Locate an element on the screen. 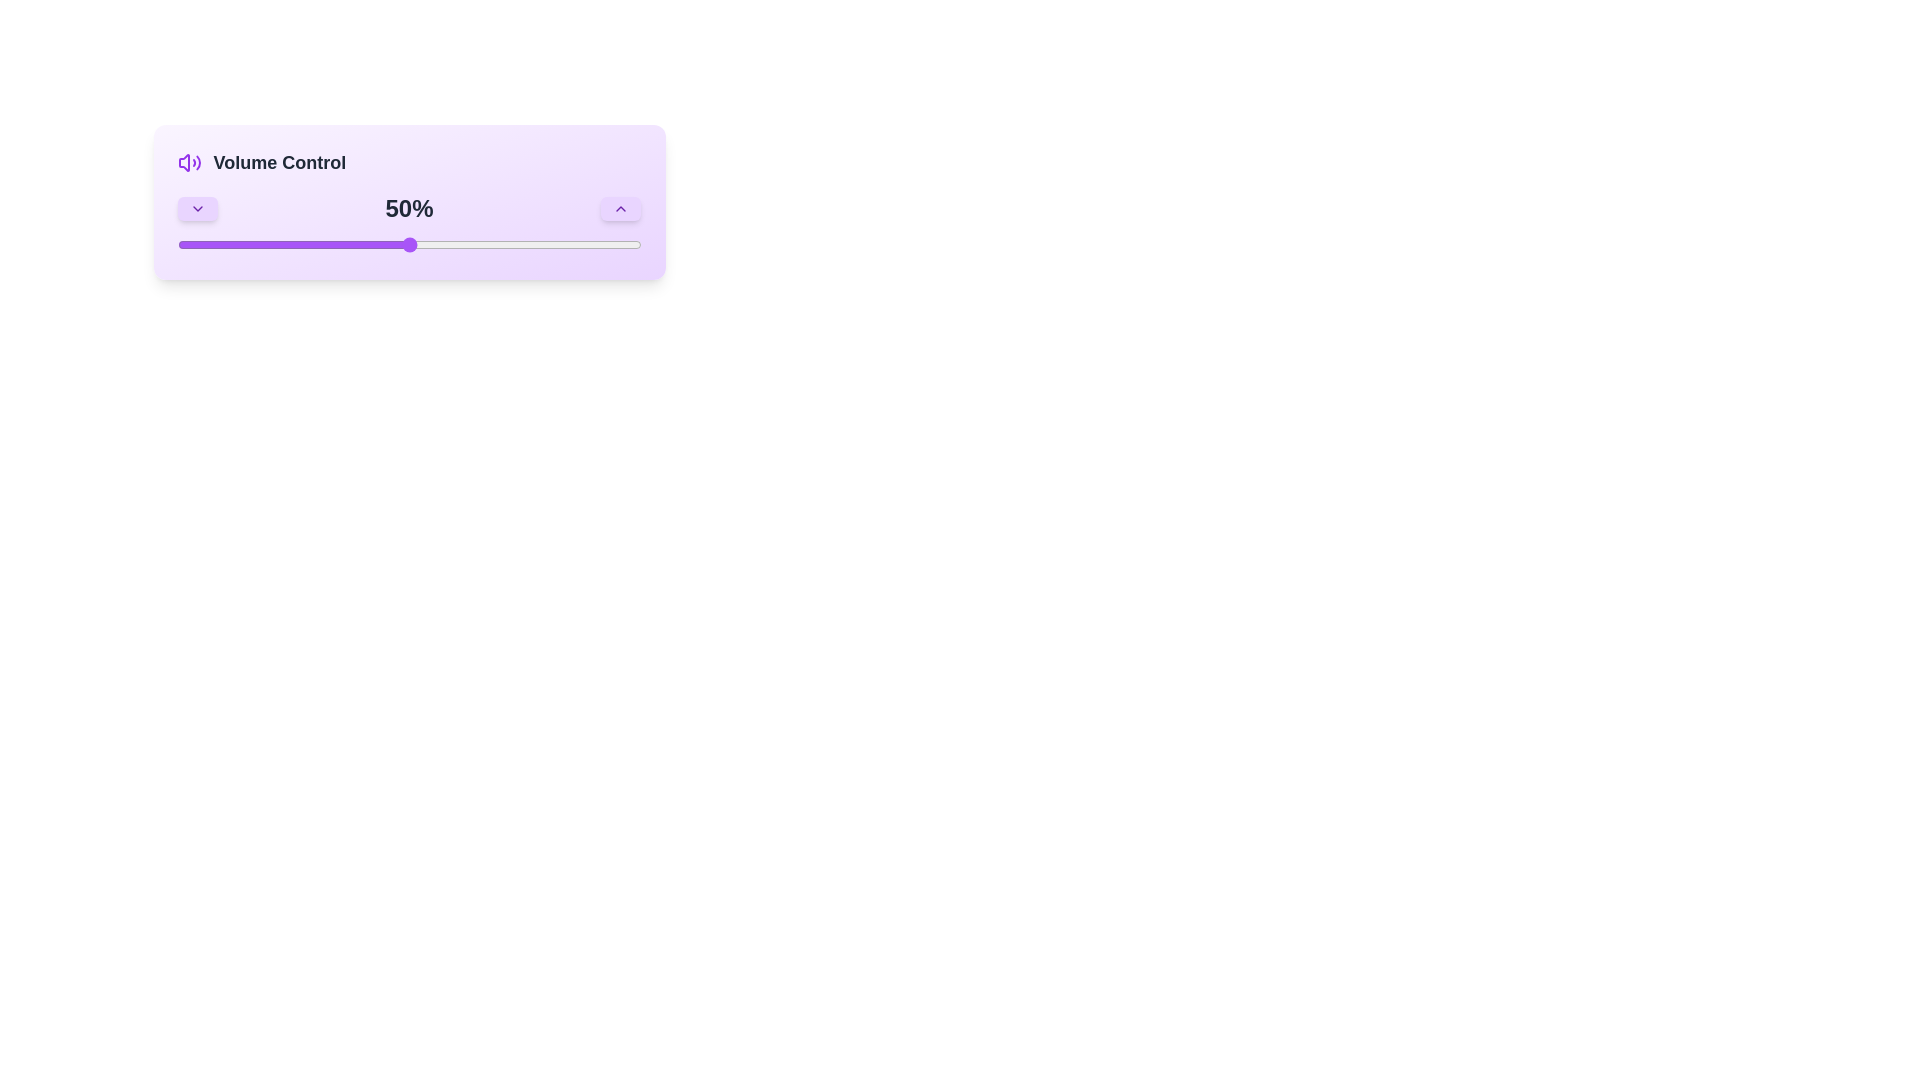  the volume slider is located at coordinates (575, 244).